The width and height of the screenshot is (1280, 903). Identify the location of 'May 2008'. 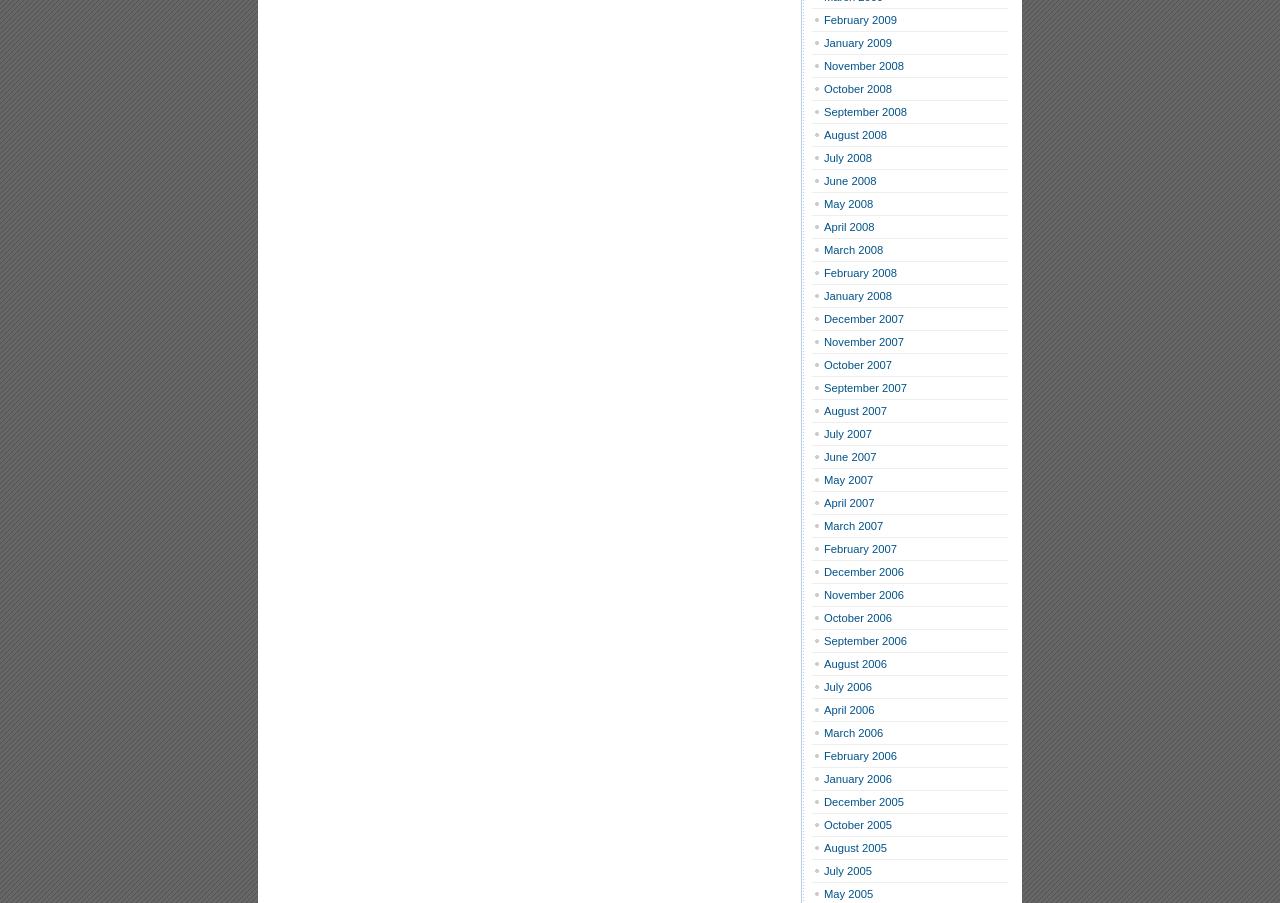
(848, 203).